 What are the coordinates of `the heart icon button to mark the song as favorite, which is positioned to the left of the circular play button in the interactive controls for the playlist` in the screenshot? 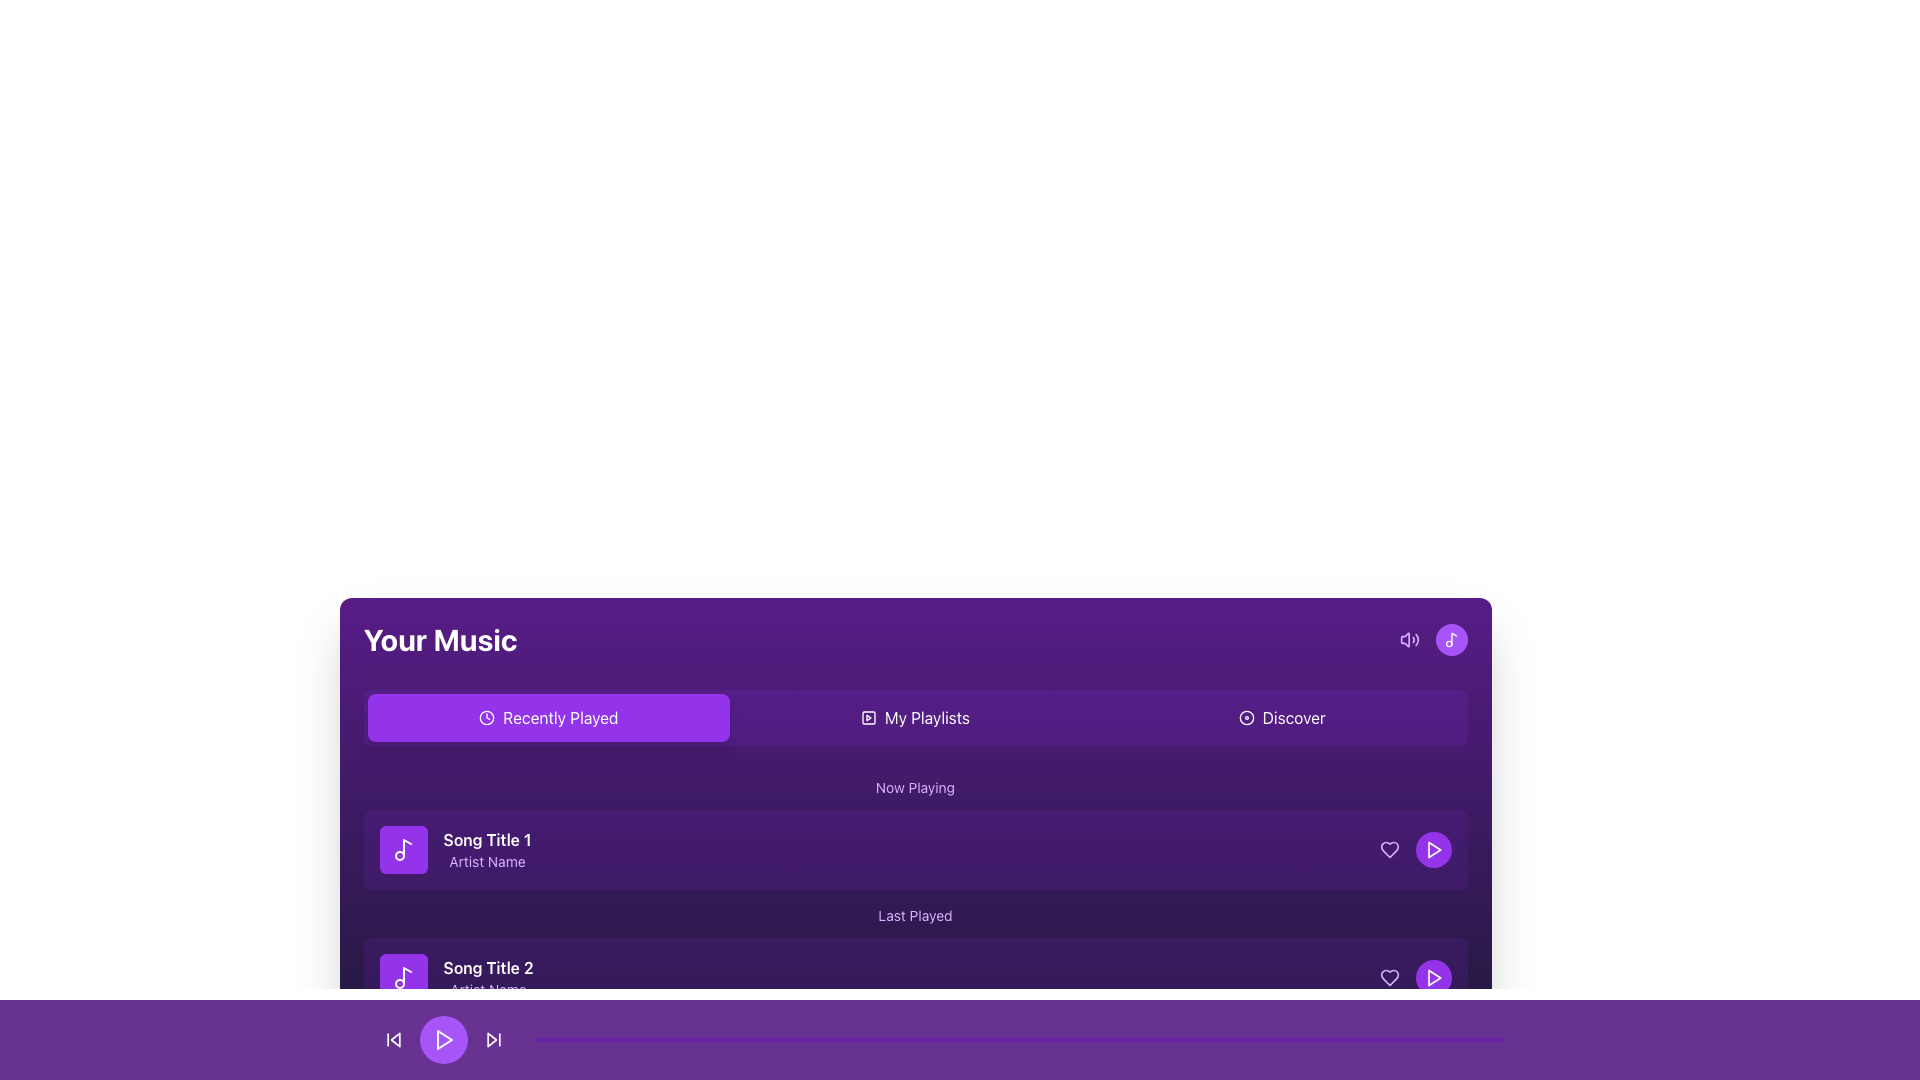 It's located at (1388, 977).